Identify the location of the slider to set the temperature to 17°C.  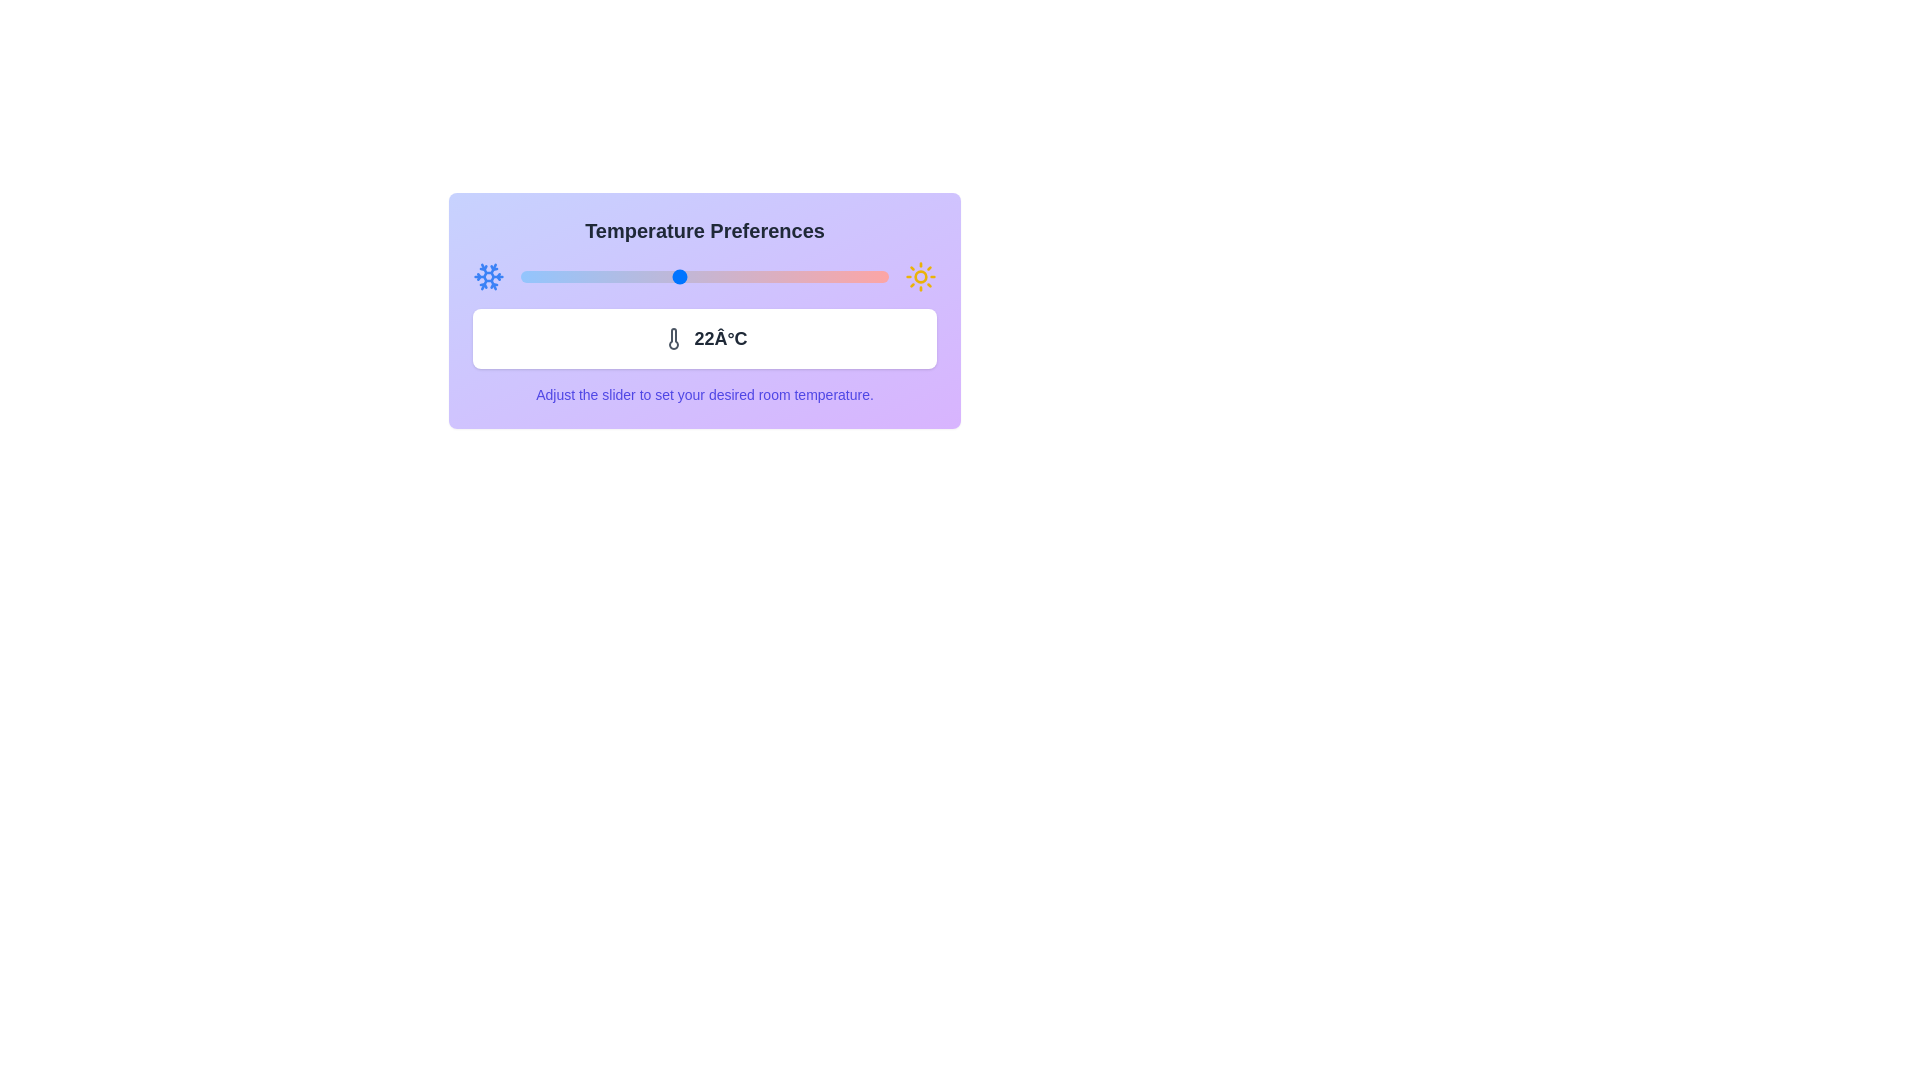
(547, 277).